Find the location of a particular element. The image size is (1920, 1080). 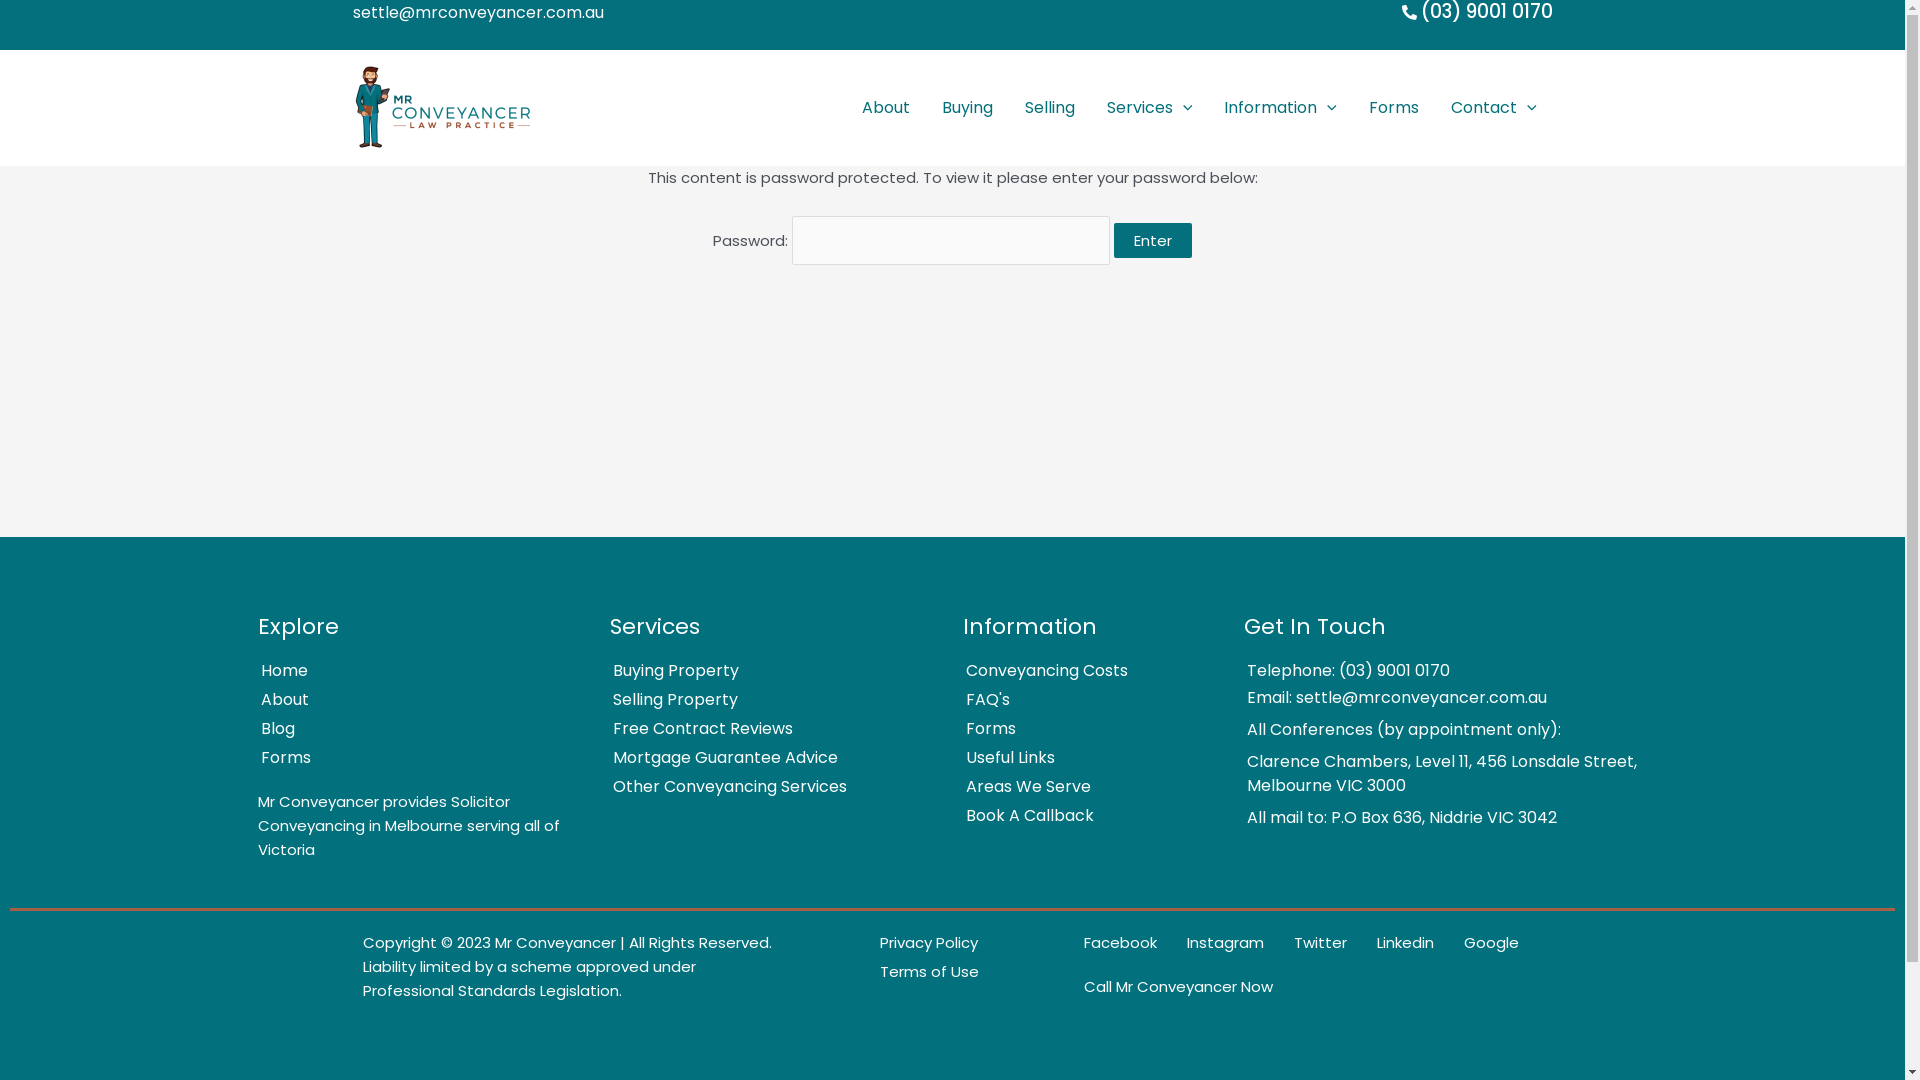

'Telephone: (03) 9001 0170' is located at coordinates (1218, 671).